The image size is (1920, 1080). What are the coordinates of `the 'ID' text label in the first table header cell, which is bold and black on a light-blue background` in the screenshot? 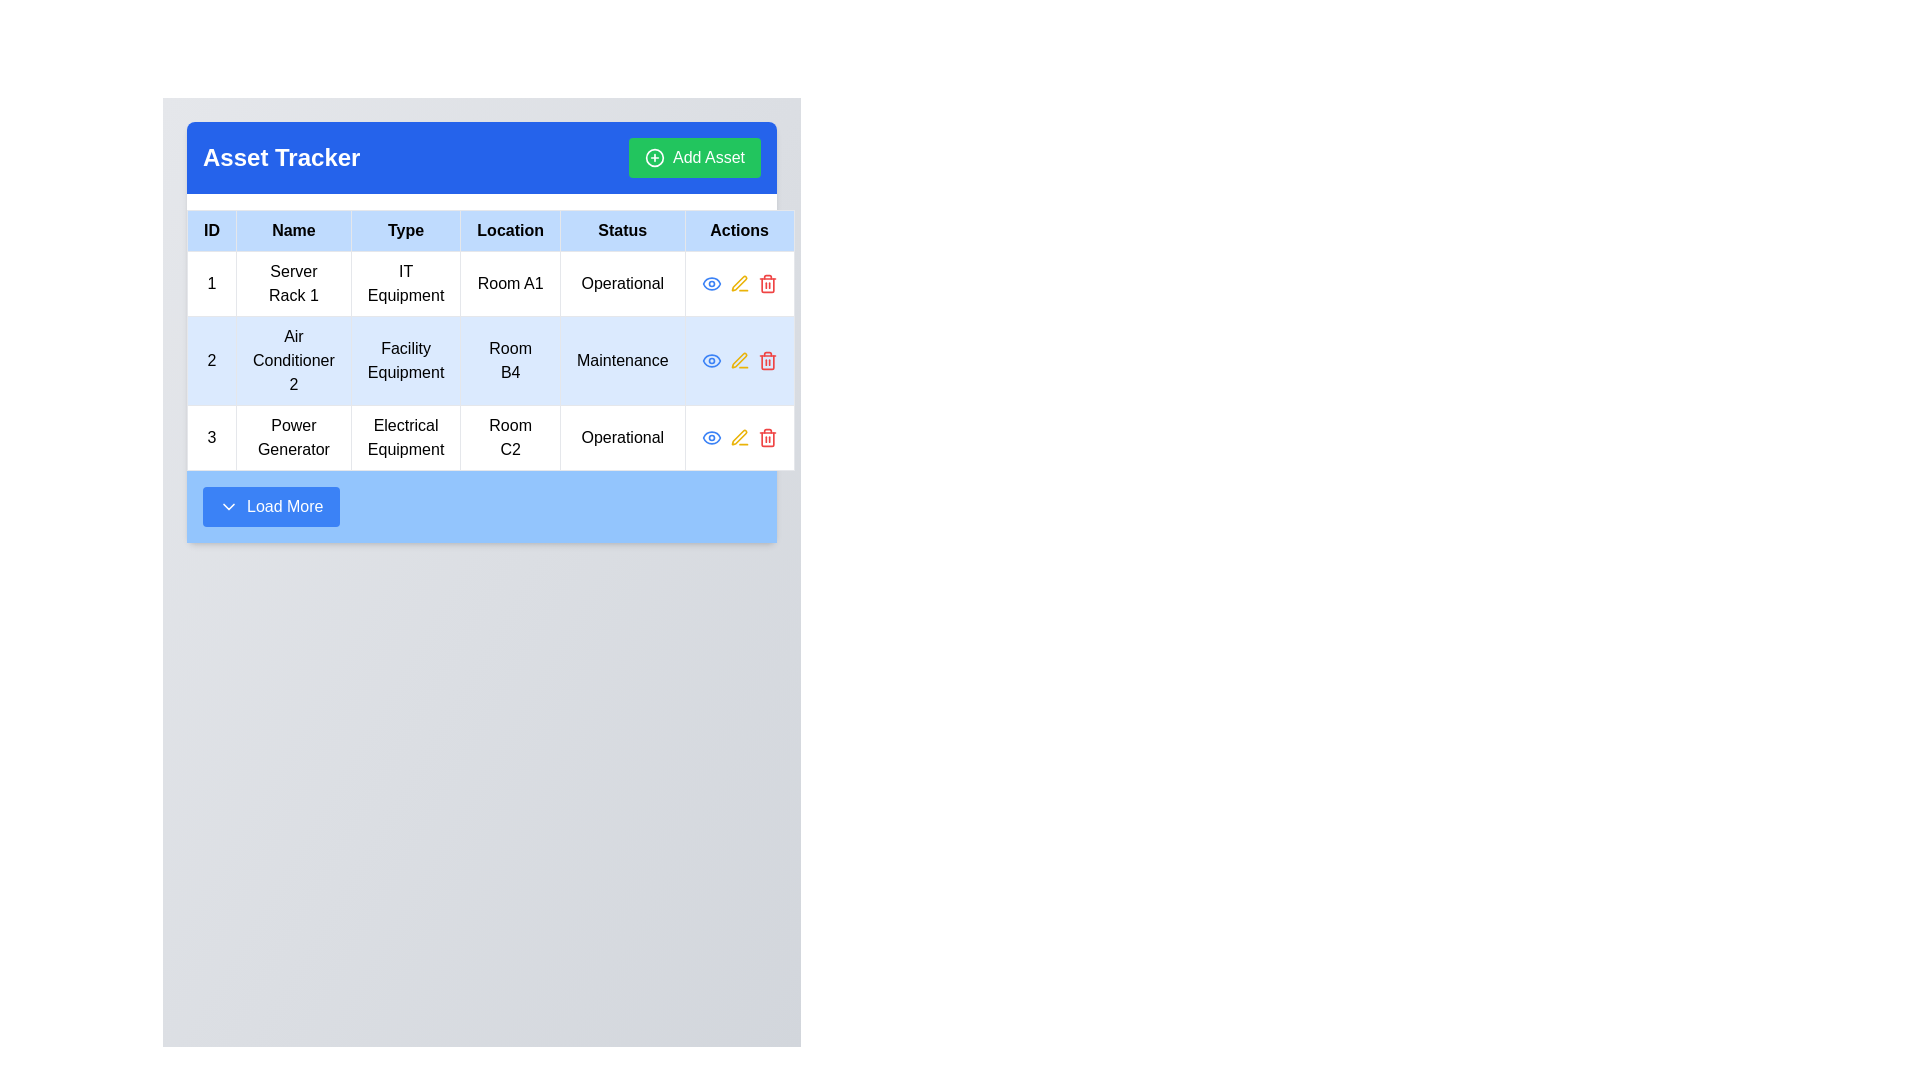 It's located at (211, 230).